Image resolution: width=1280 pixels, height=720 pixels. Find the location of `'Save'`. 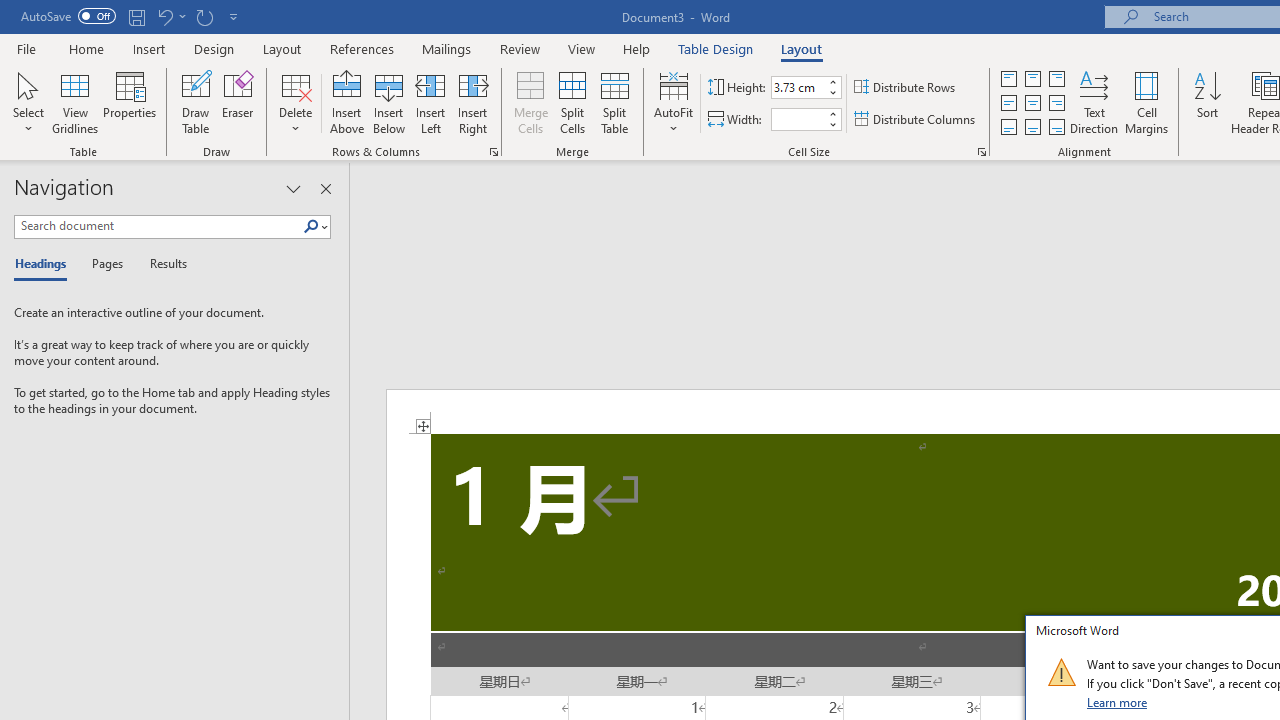

'Save' is located at coordinates (135, 16).